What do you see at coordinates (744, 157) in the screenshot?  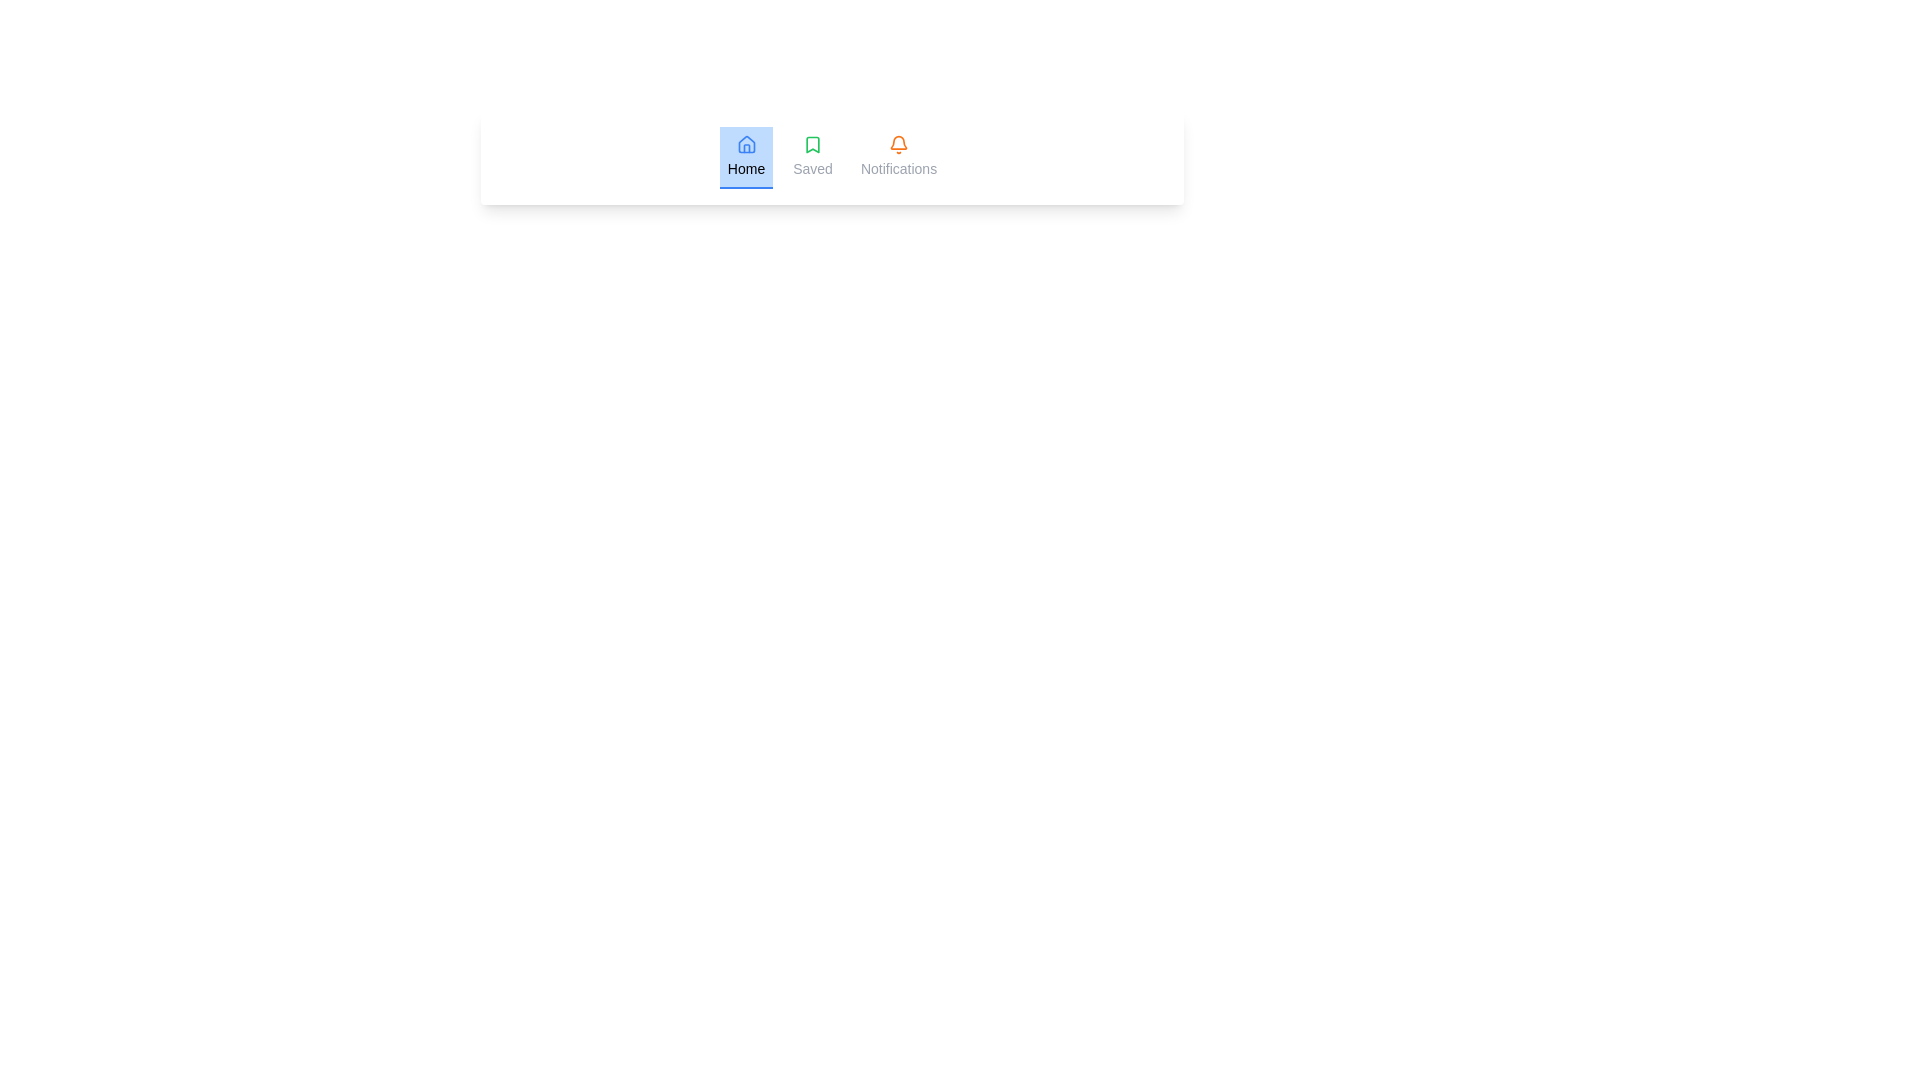 I see `the category Home by clicking on its name or icon` at bounding box center [744, 157].